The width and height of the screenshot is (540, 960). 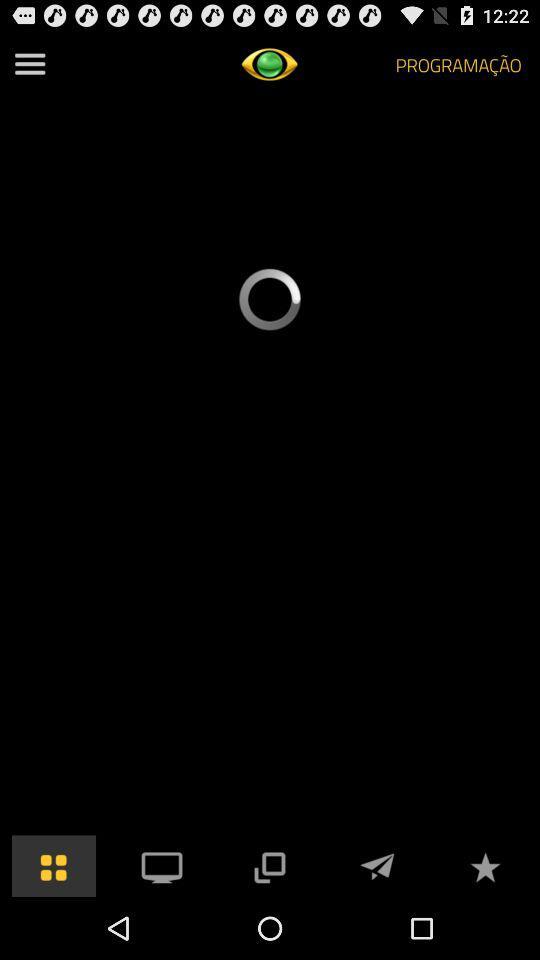 I want to click on pc option, so click(x=161, y=864).